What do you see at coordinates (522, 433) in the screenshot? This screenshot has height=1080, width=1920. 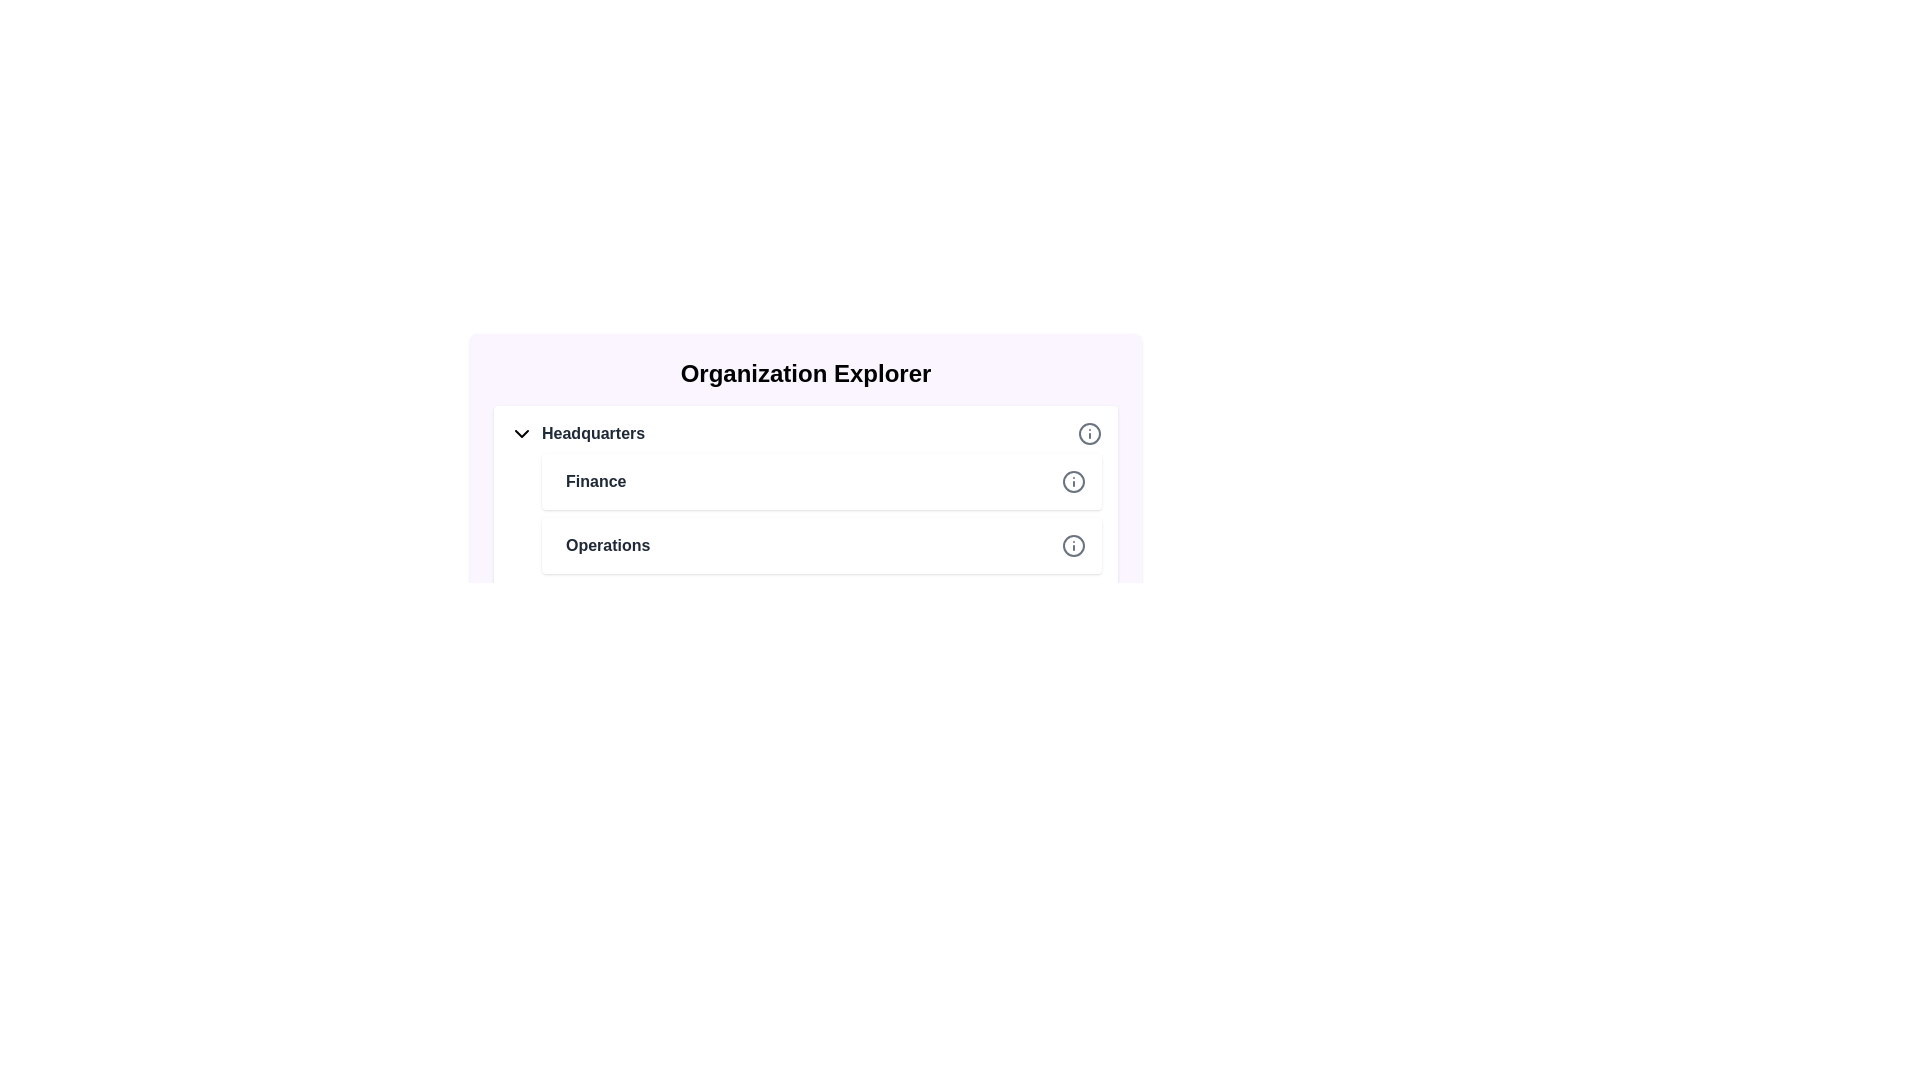 I see `the downward-pointing chevron icon located to the left of the 'Headquarters' text in the 'Organization Explorer' interface` at bounding box center [522, 433].